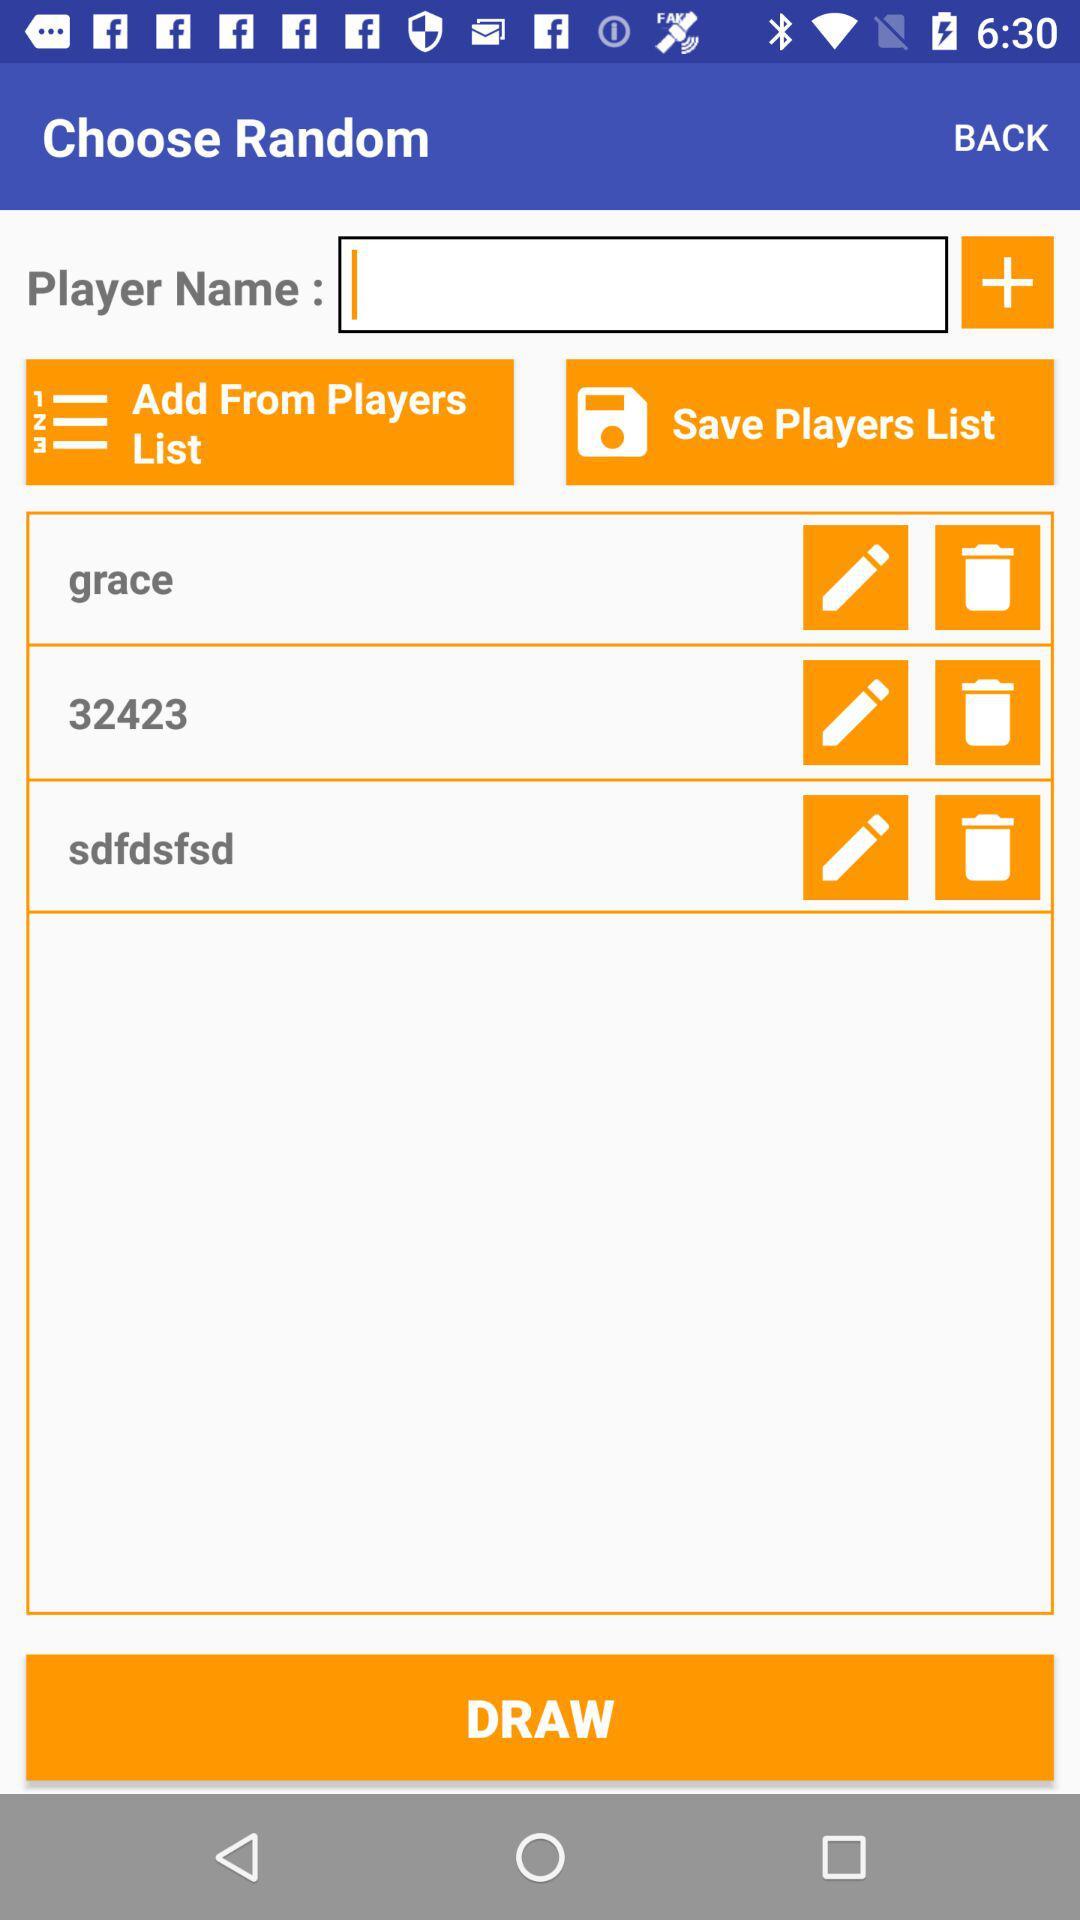  What do you see at coordinates (855, 576) in the screenshot?
I see `edit name` at bounding box center [855, 576].